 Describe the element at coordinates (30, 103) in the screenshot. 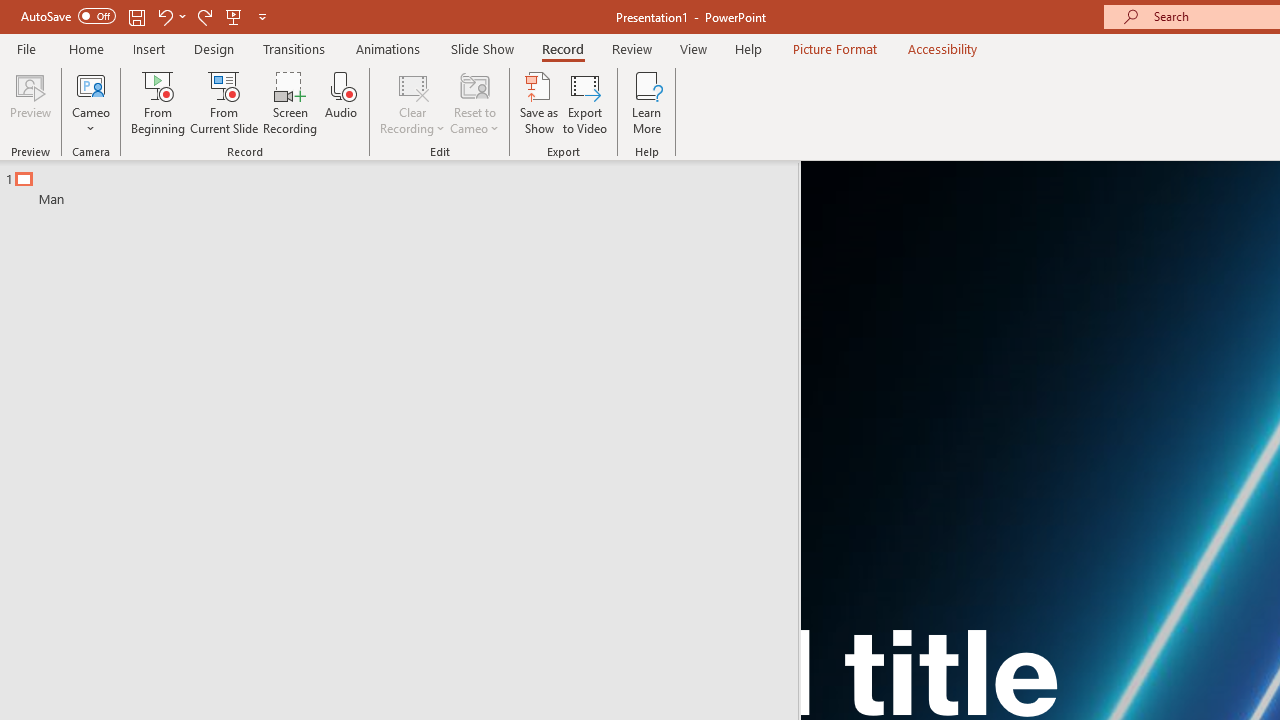

I see `'Preview'` at that location.